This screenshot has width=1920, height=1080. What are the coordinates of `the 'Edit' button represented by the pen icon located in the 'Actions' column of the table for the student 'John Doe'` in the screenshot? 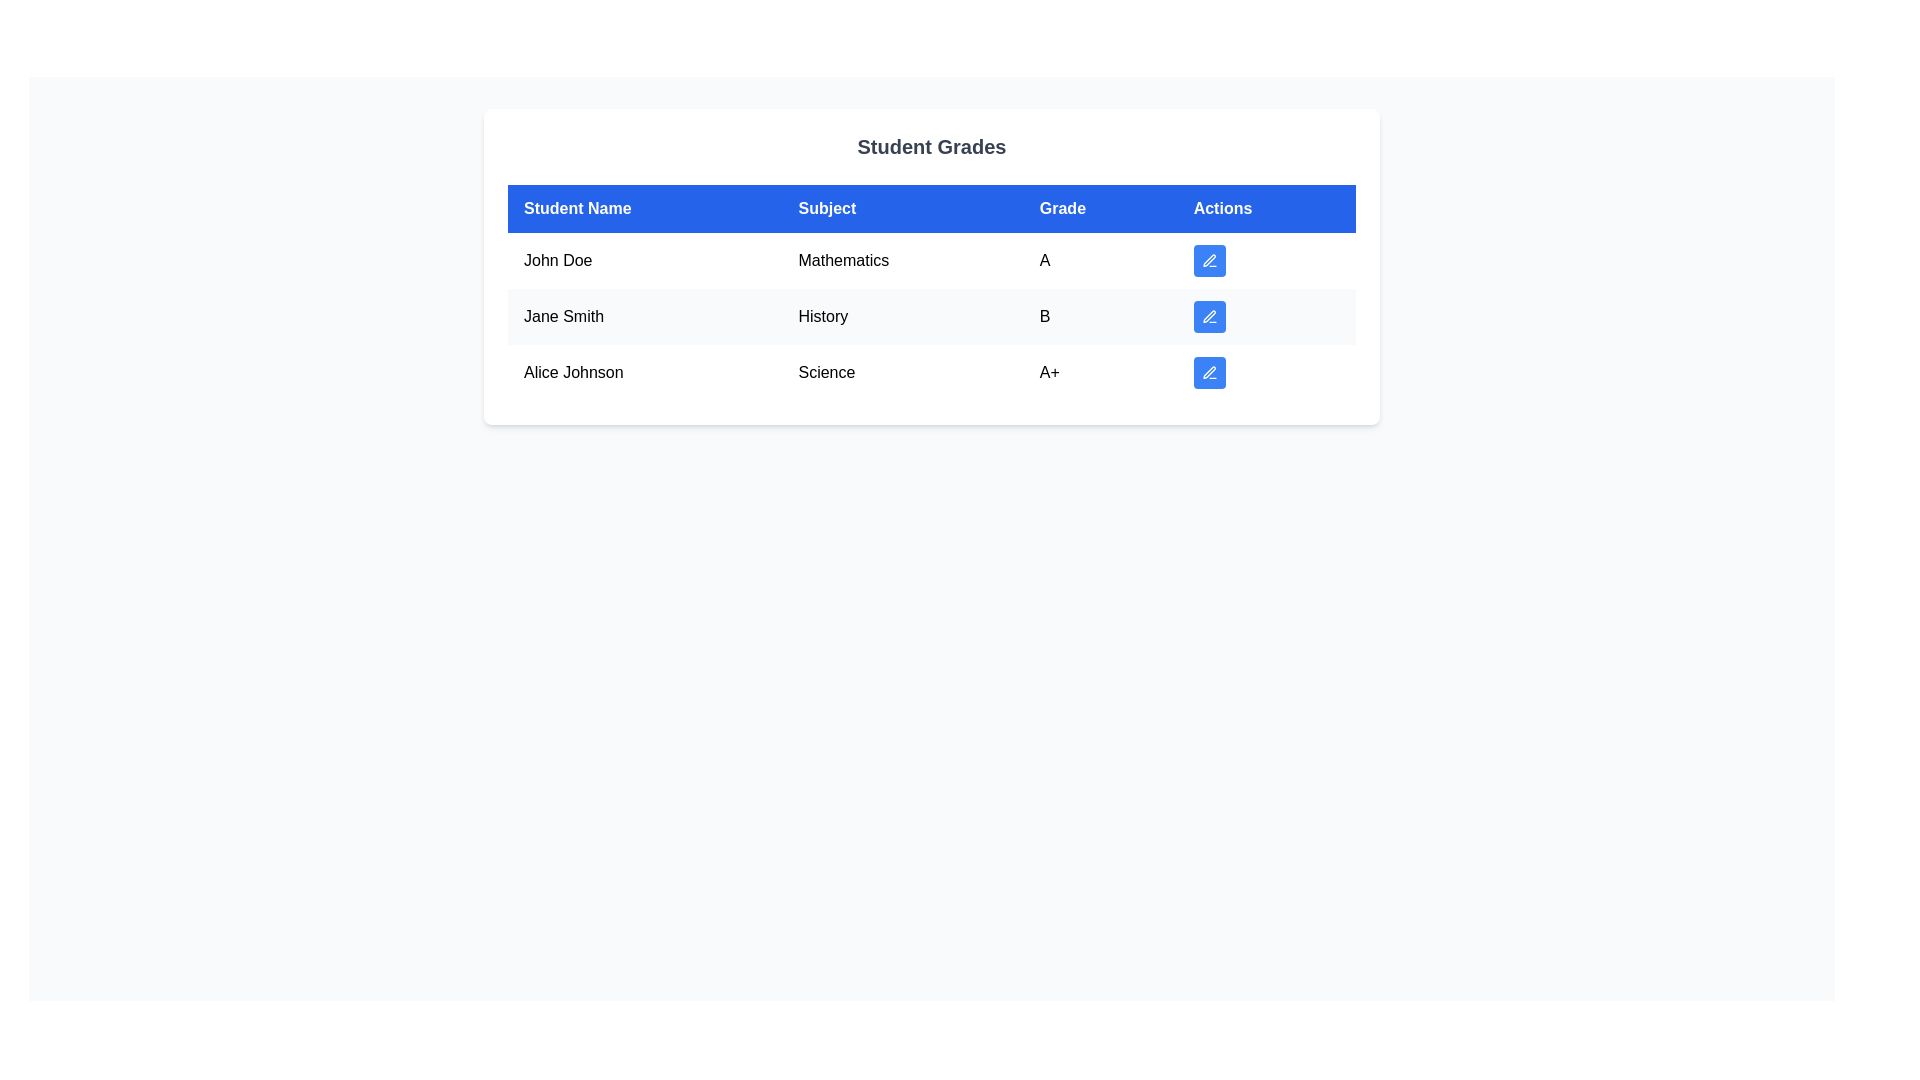 It's located at (1208, 260).